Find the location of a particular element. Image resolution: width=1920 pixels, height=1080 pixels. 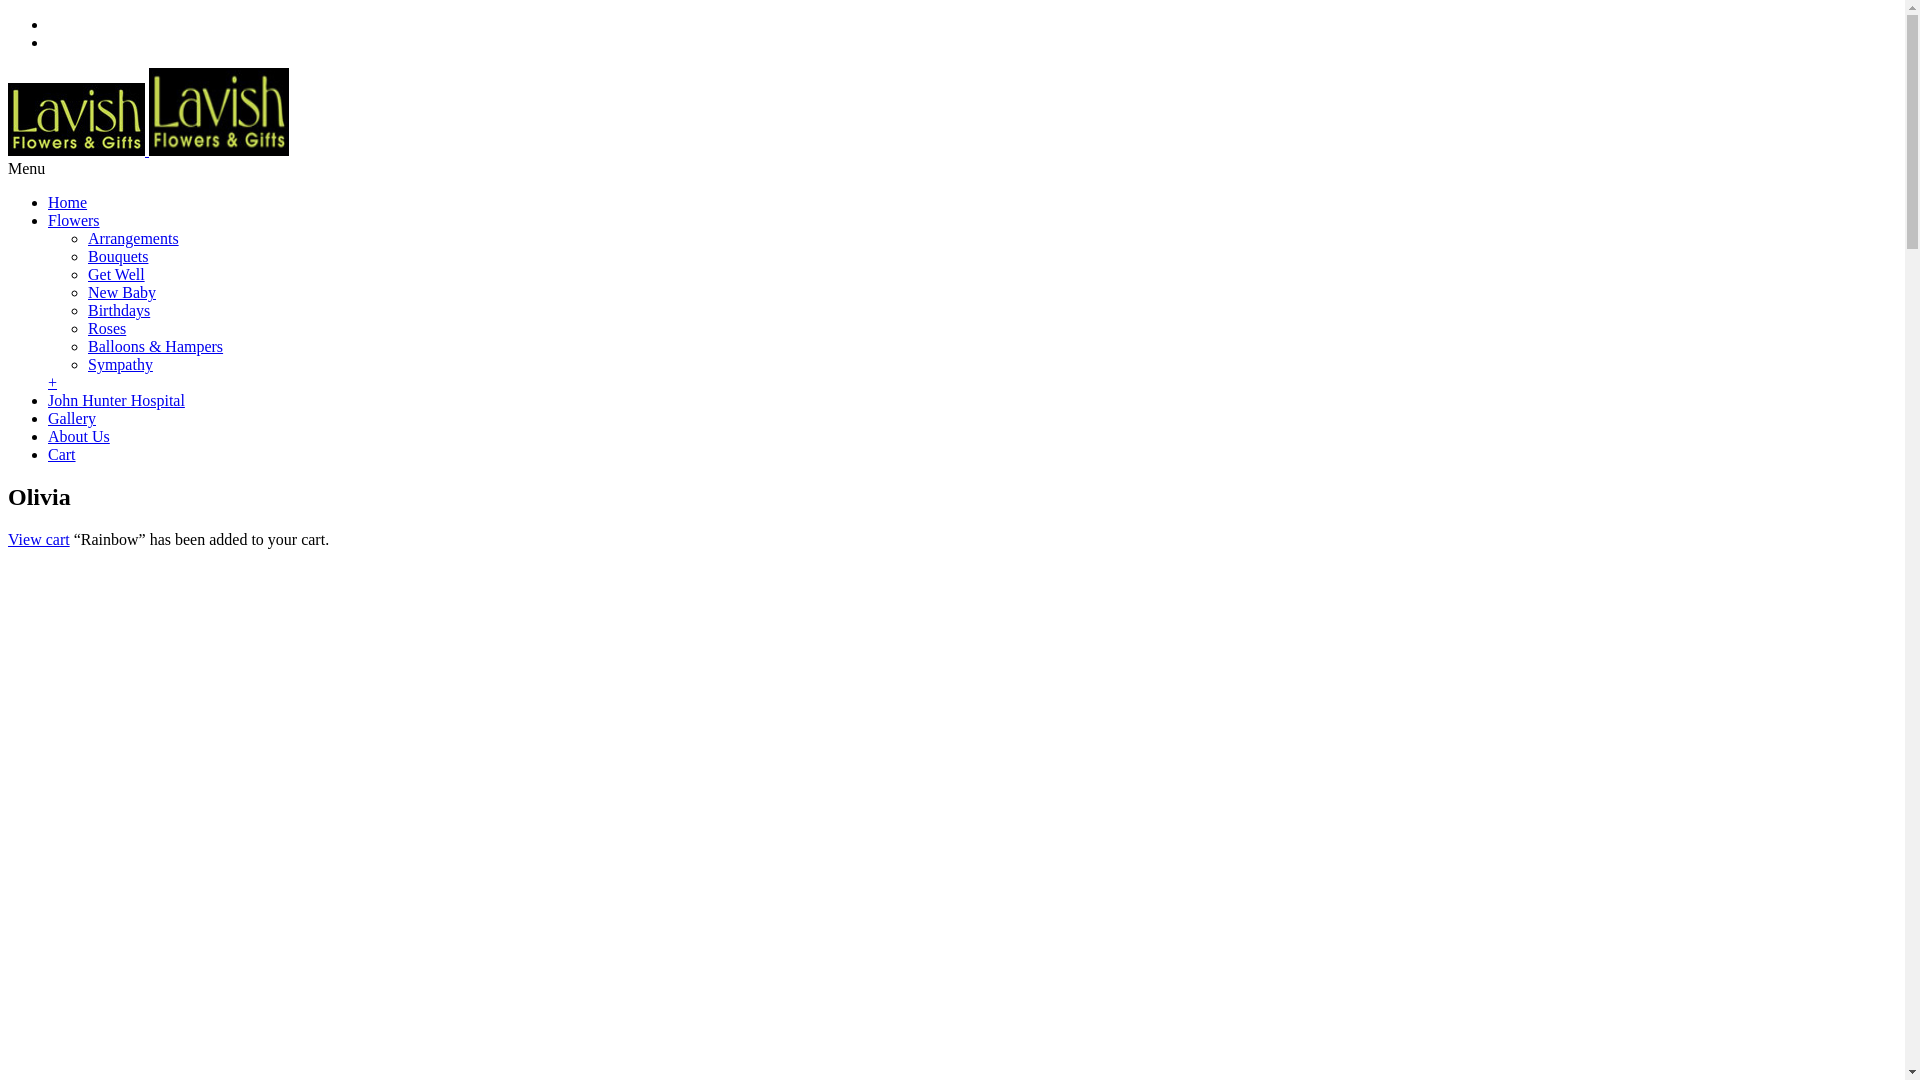

'Roses' is located at coordinates (105, 327).